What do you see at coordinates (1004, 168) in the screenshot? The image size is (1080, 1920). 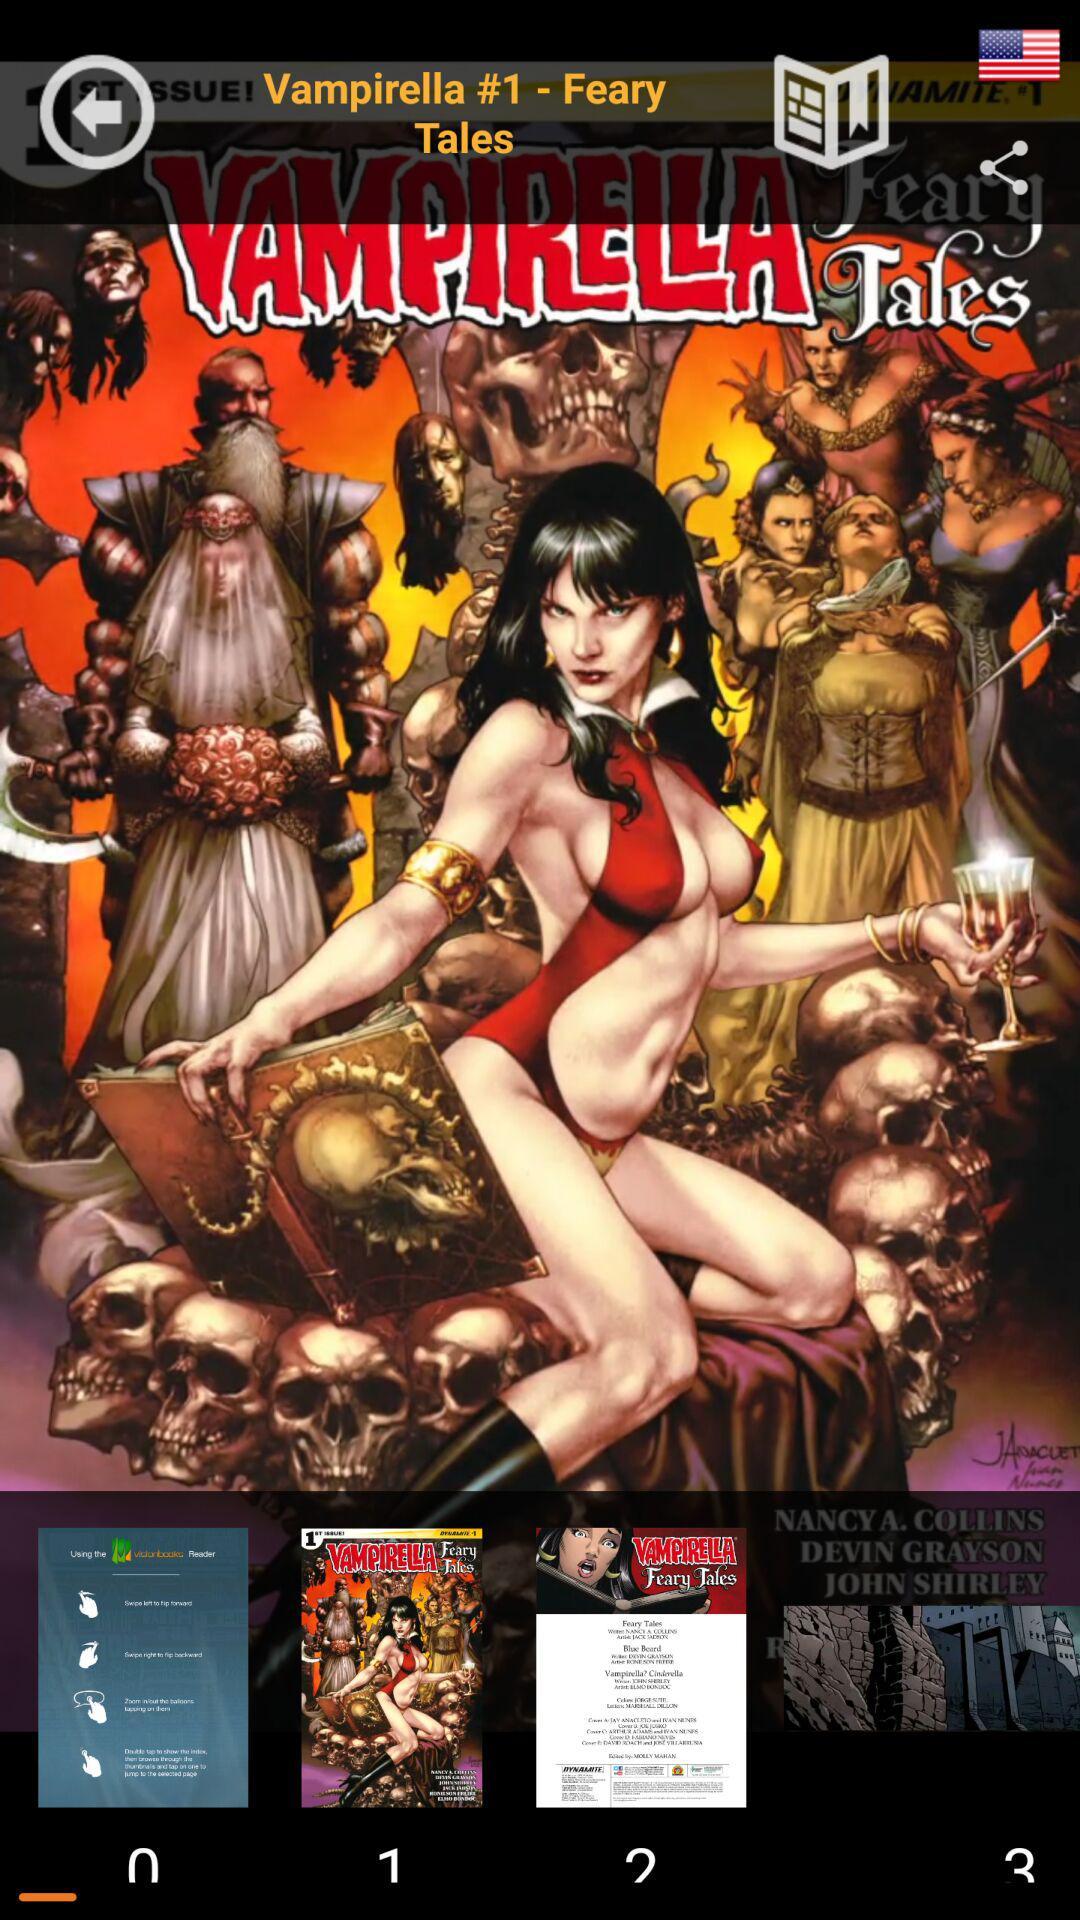 I see `share on social media` at bounding box center [1004, 168].